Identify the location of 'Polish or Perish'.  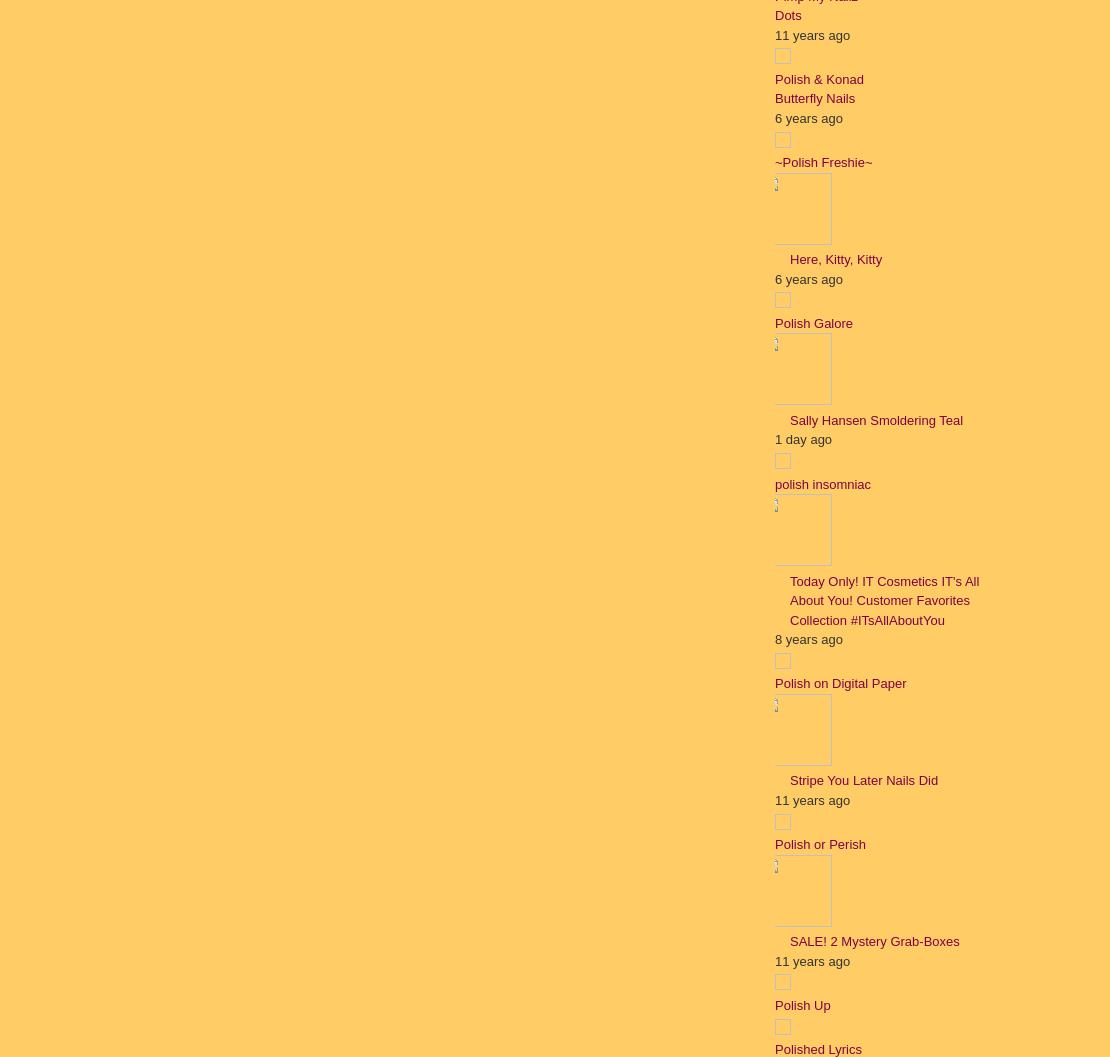
(820, 843).